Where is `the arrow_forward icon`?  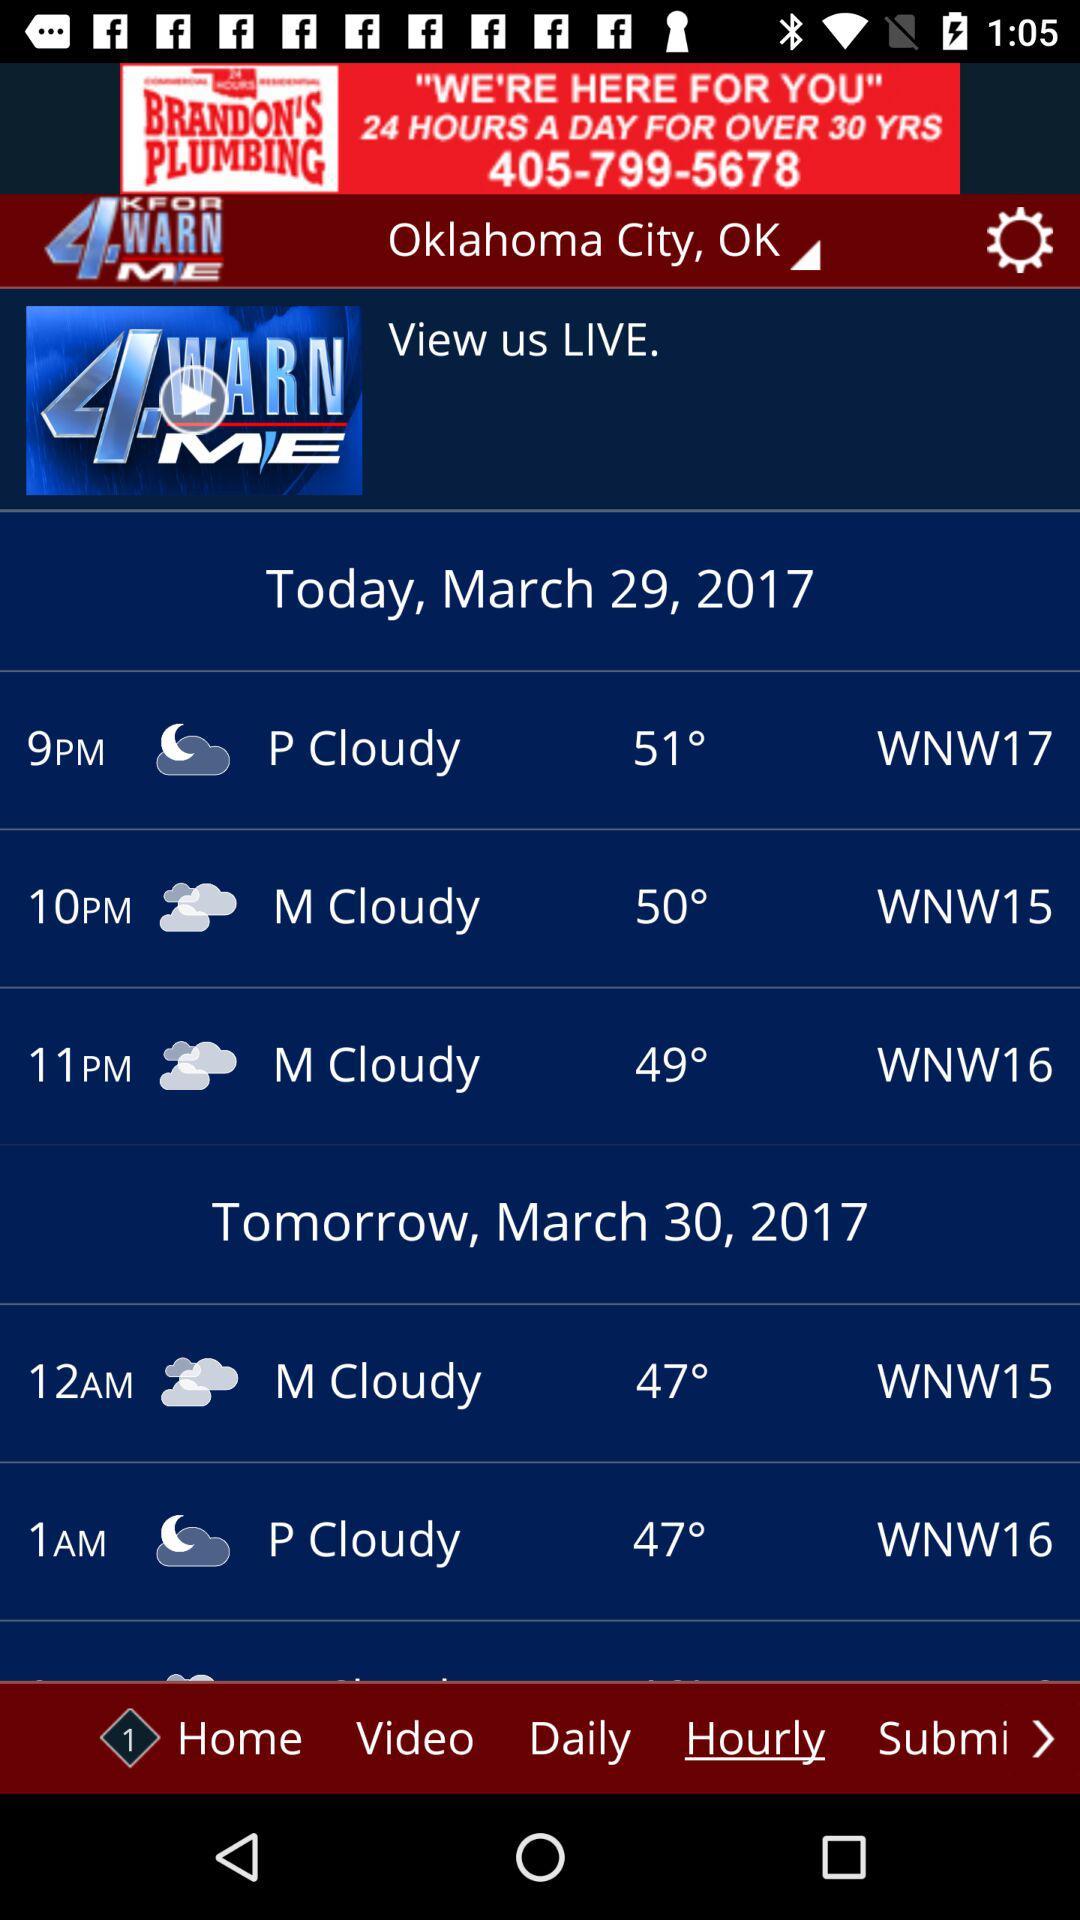 the arrow_forward icon is located at coordinates (1042, 1737).